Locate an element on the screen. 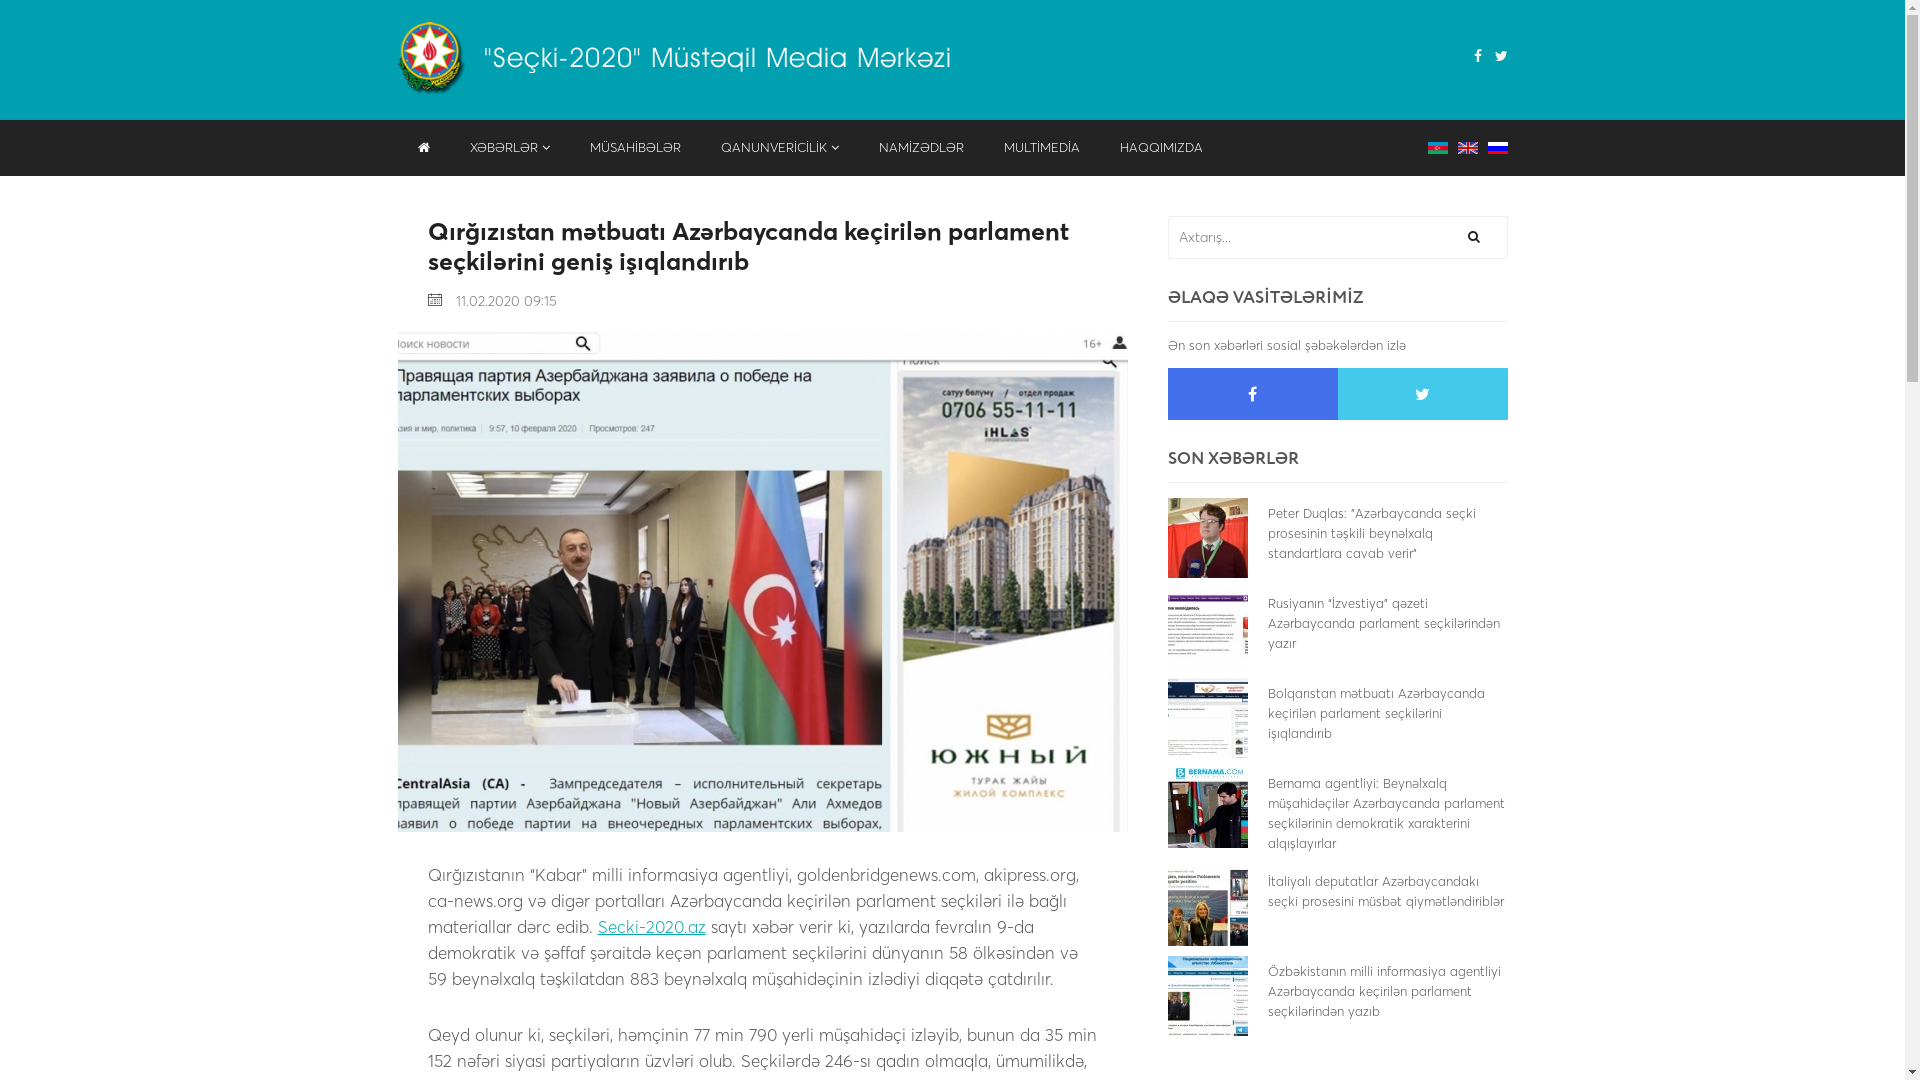 This screenshot has height=1080, width=1920. 'Secki-2020.az' is located at coordinates (597, 926).